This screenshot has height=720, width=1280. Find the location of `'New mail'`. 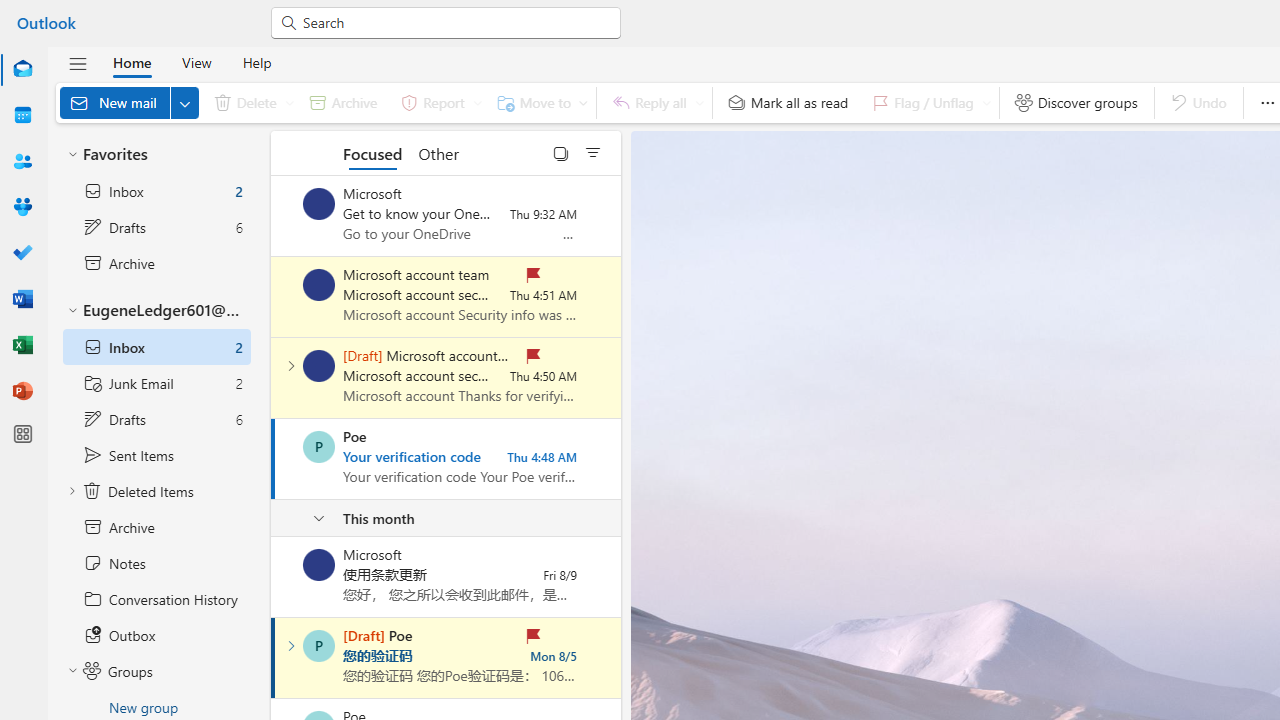

'New mail' is located at coordinates (128, 102).